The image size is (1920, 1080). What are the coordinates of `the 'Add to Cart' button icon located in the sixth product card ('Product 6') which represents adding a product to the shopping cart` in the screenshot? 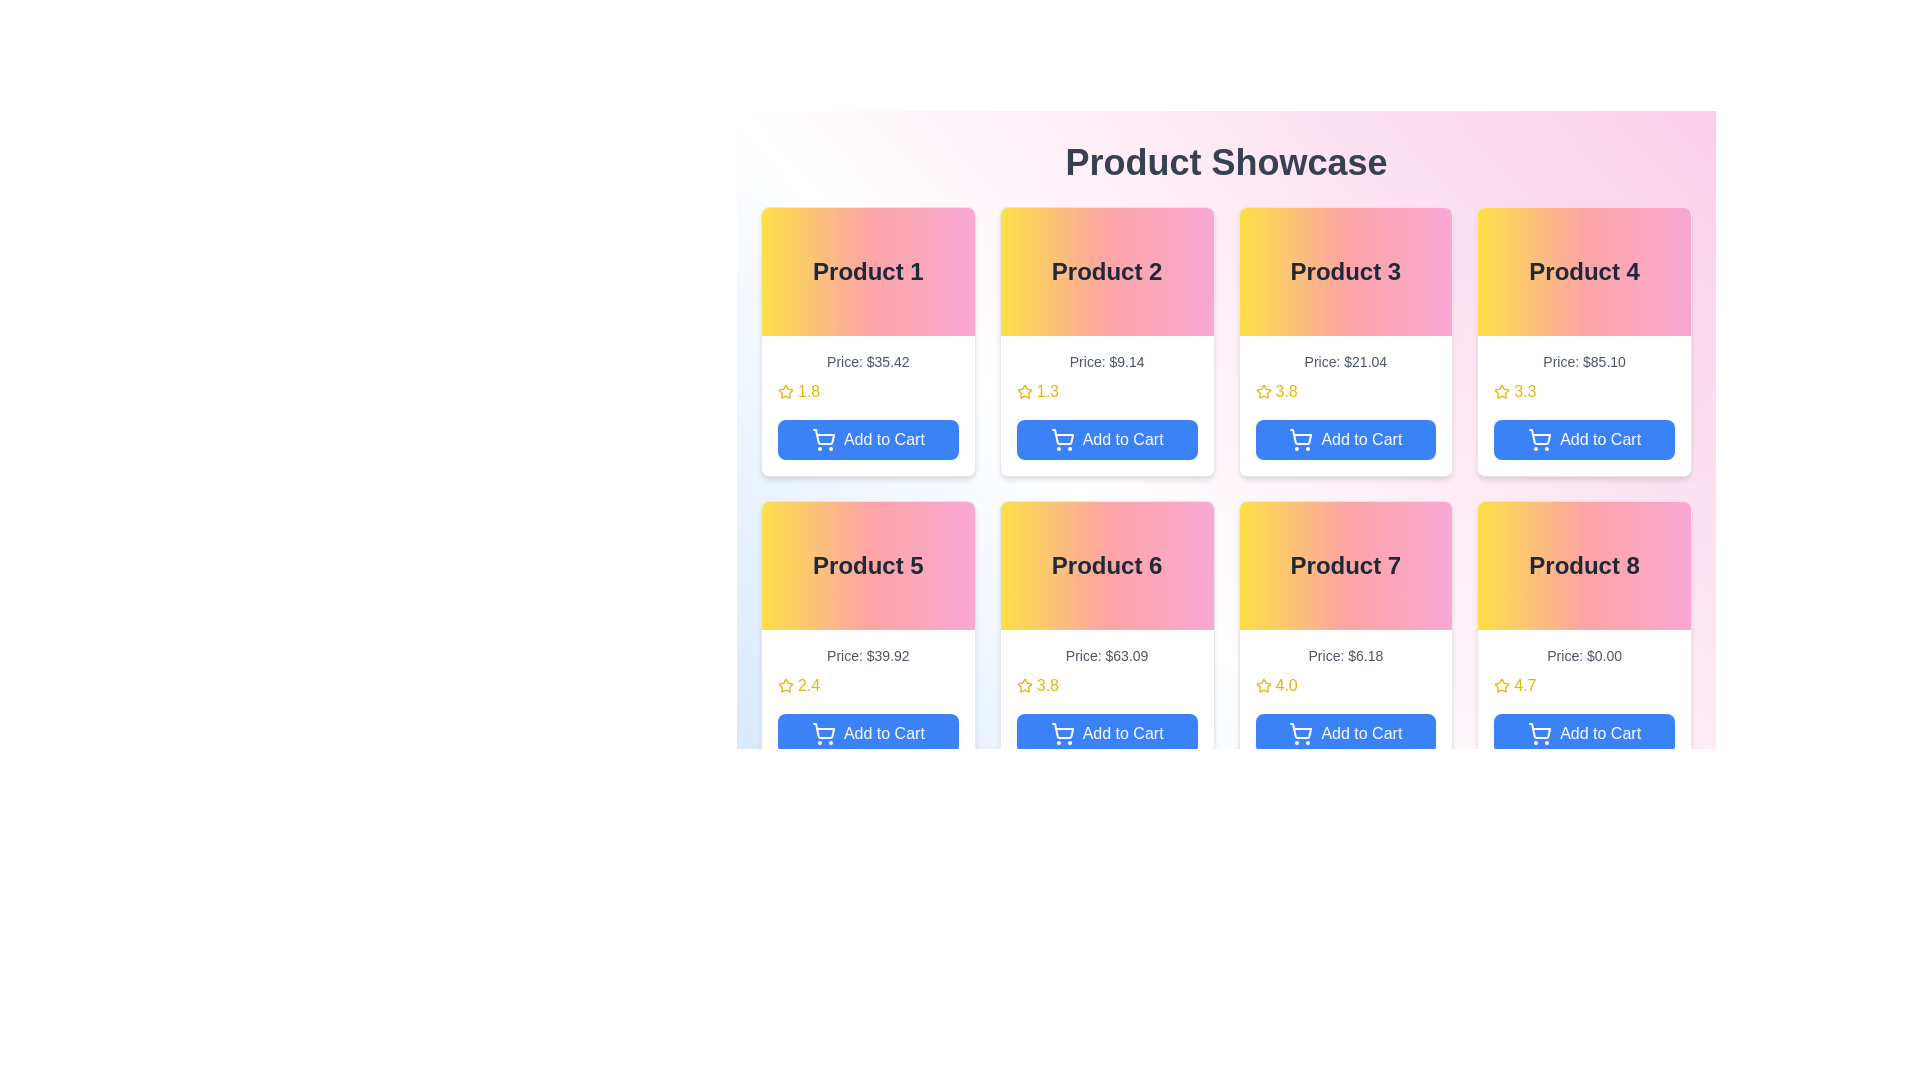 It's located at (1061, 733).